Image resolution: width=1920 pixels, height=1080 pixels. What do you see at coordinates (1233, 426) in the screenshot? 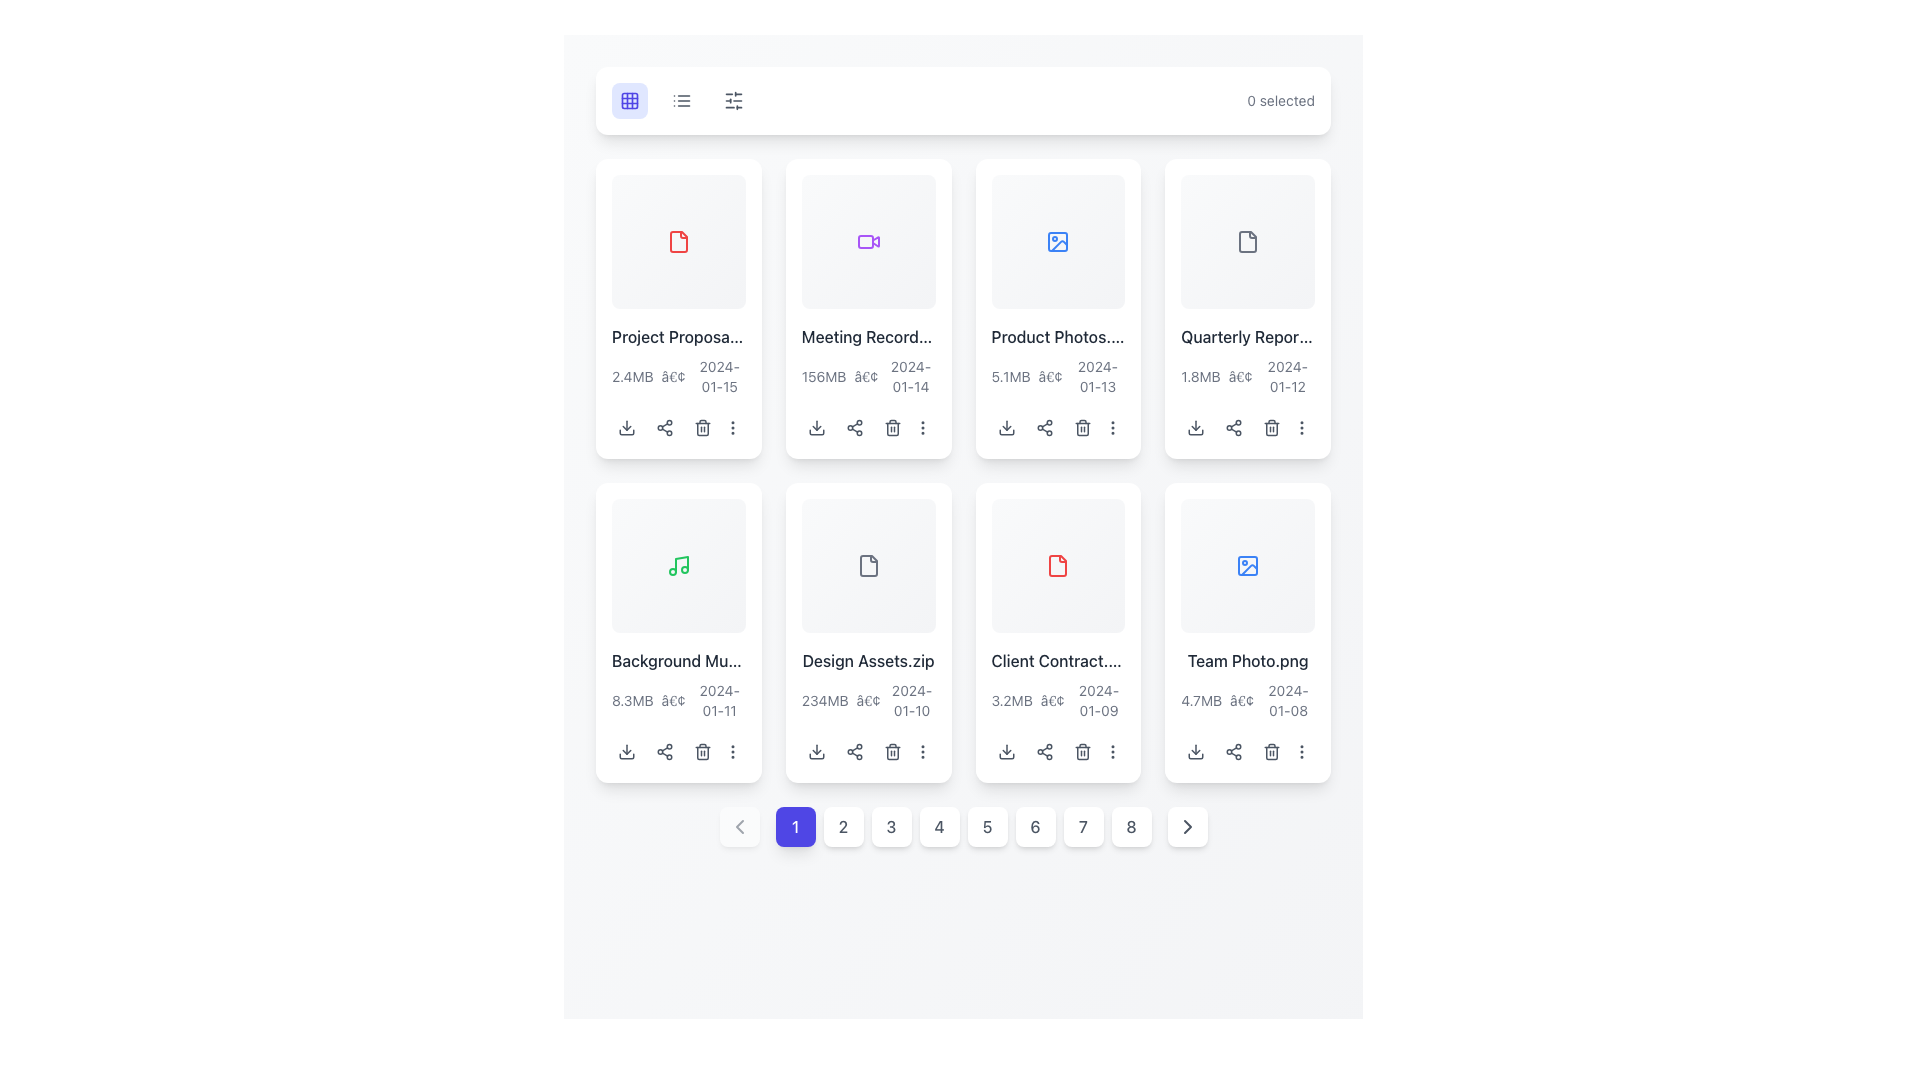
I see `the 'Share' button located in the second position from the left within the row of interactive icons below the 'Quarterly Report.pdf' file tile` at bounding box center [1233, 426].